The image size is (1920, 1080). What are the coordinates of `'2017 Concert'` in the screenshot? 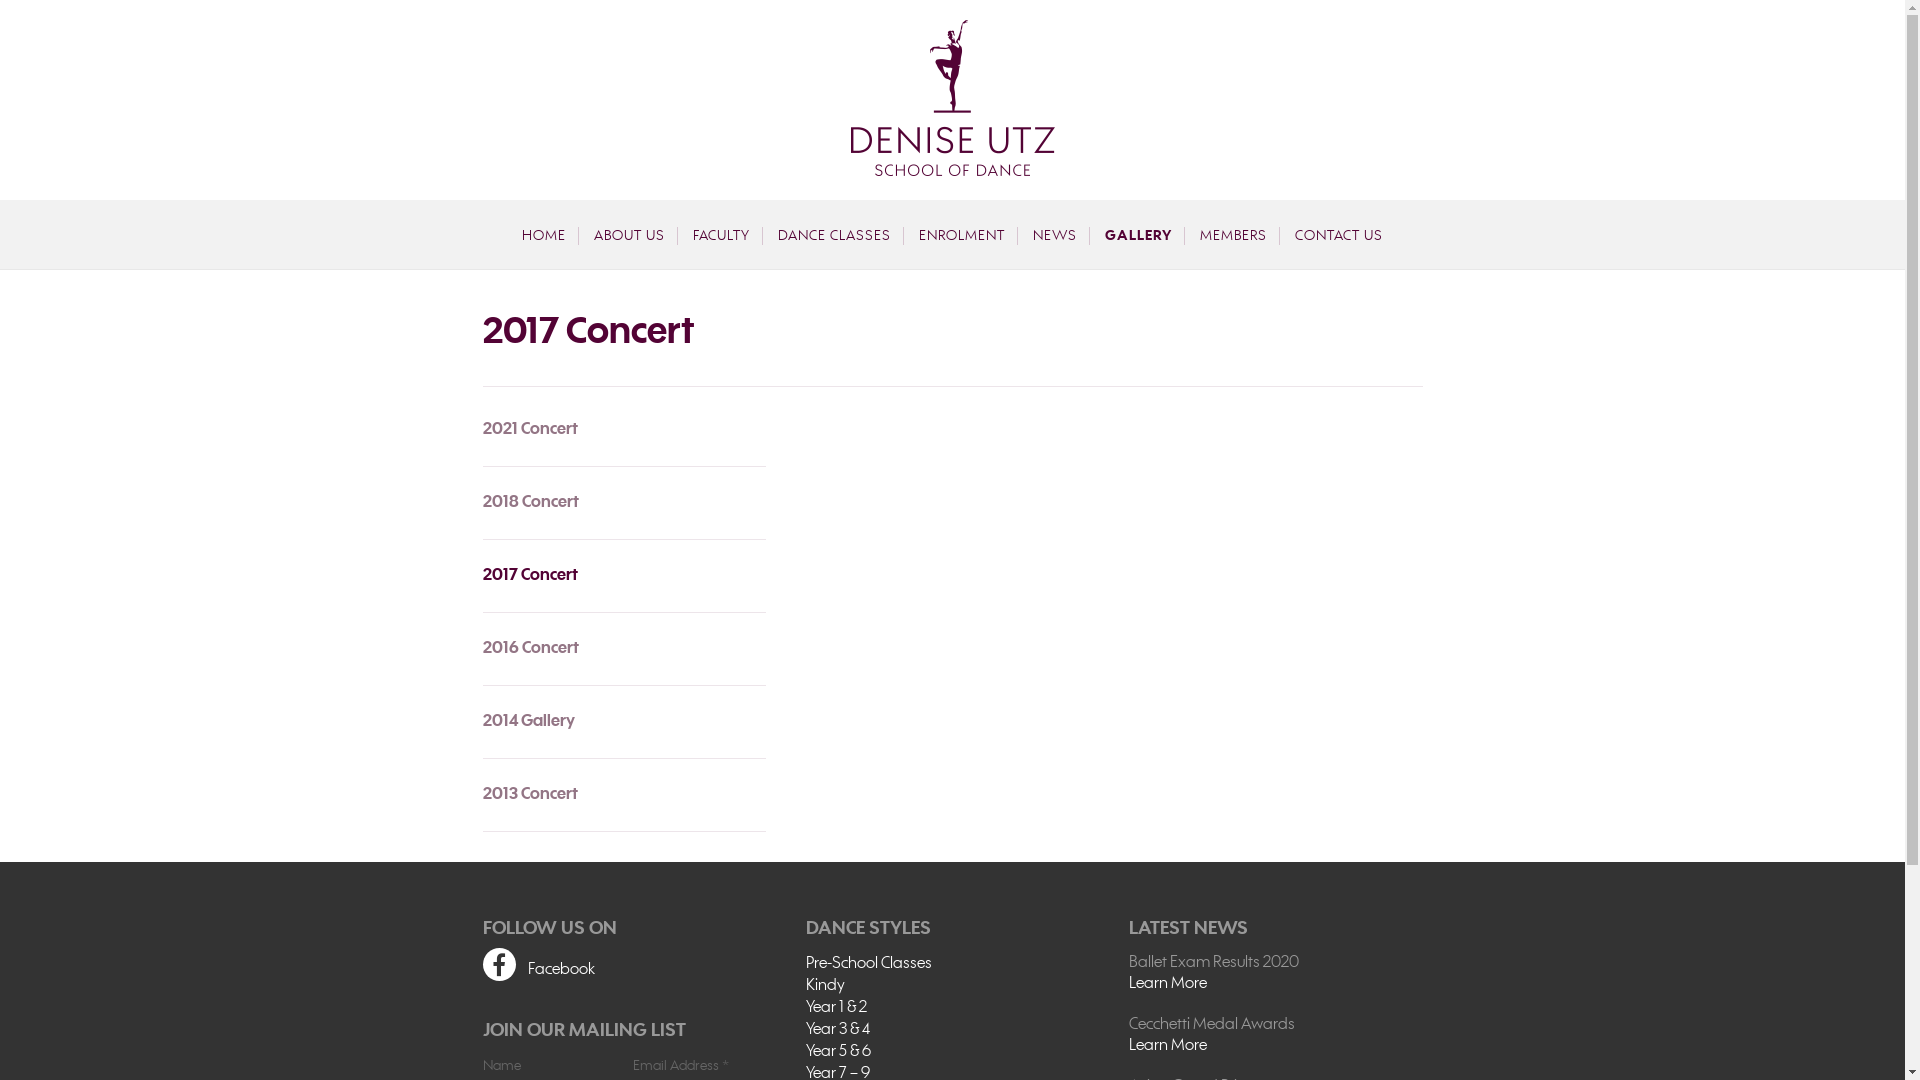 It's located at (622, 575).